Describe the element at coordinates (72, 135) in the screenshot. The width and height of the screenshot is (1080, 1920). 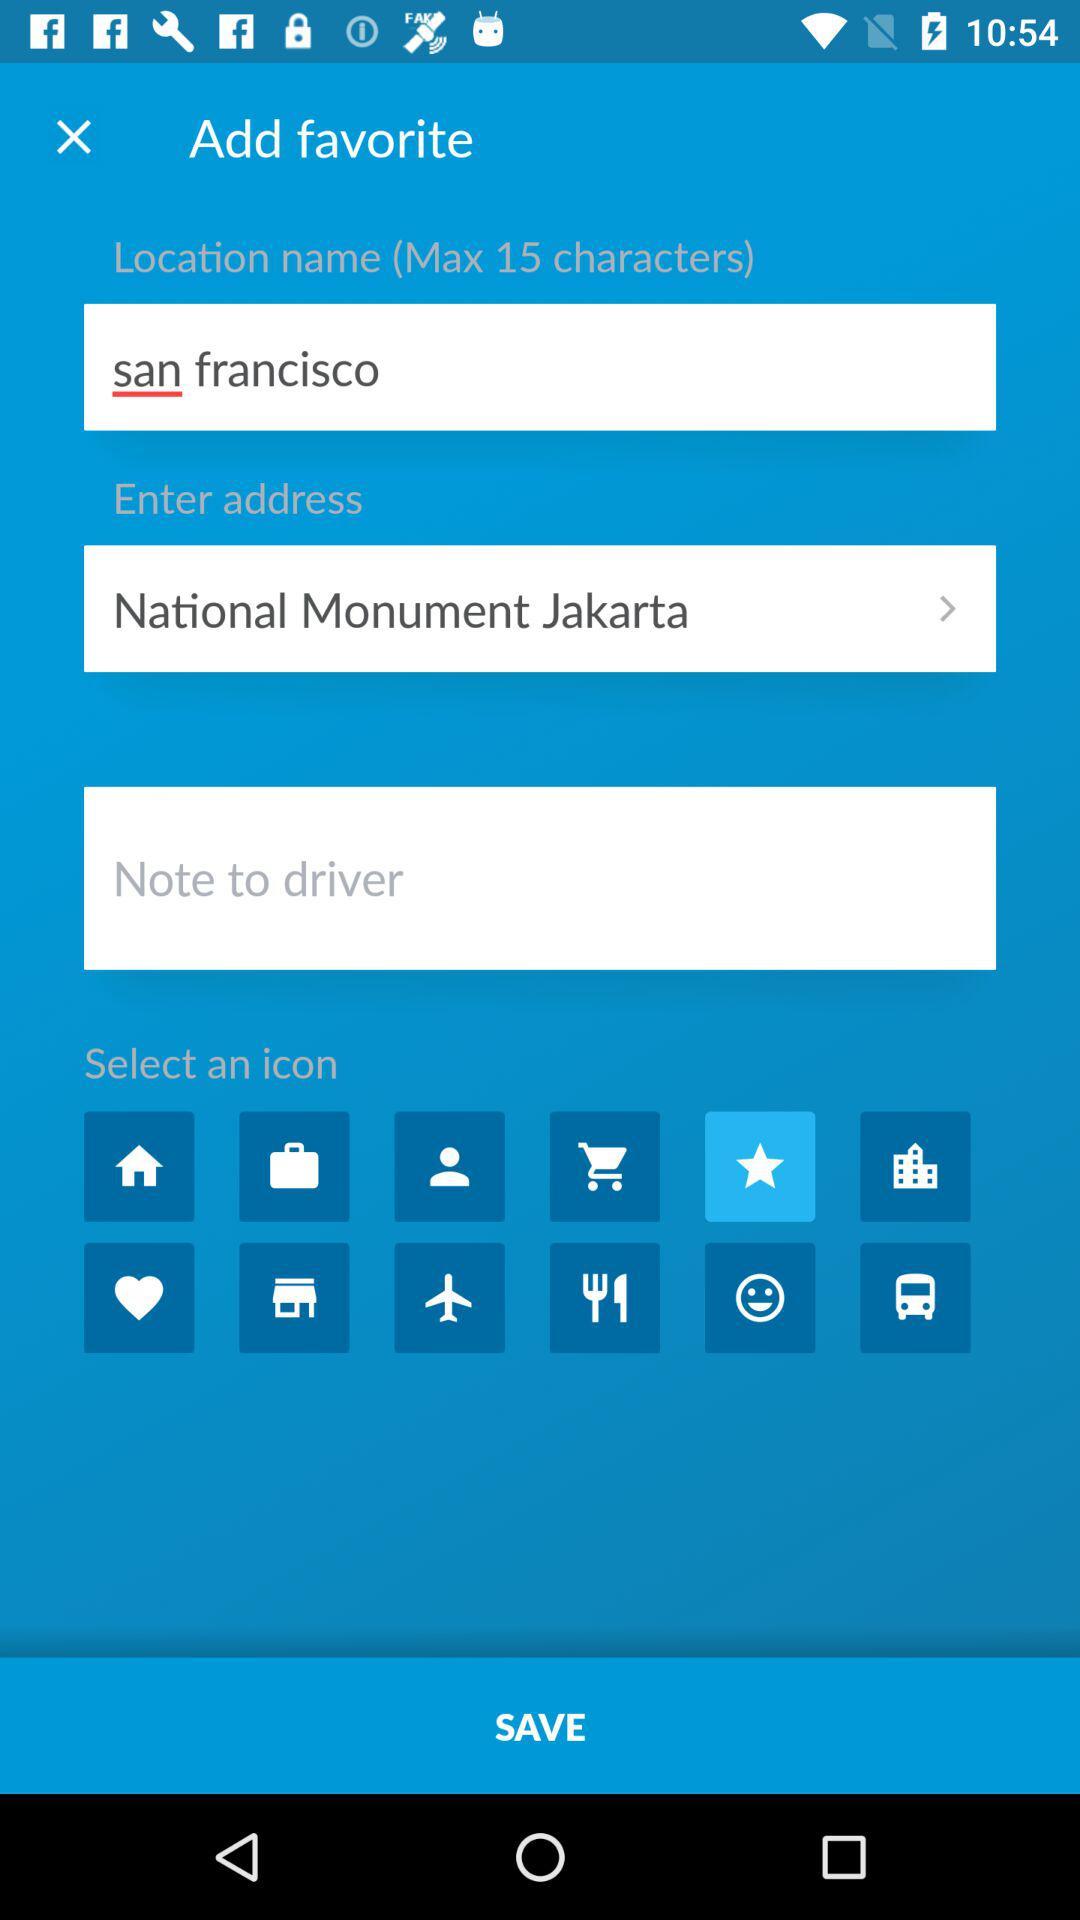
I see `cancel button` at that location.